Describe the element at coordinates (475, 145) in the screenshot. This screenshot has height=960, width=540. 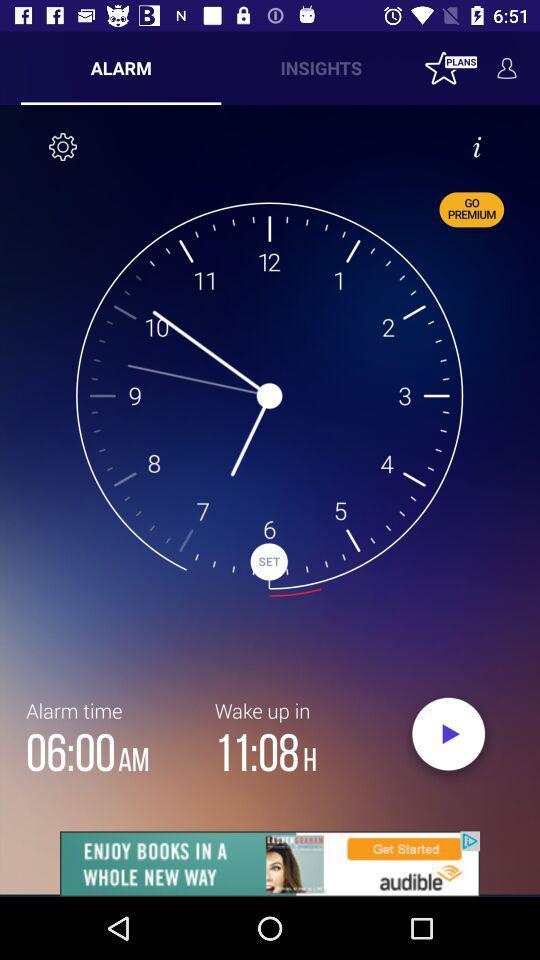
I see `the info icon` at that location.